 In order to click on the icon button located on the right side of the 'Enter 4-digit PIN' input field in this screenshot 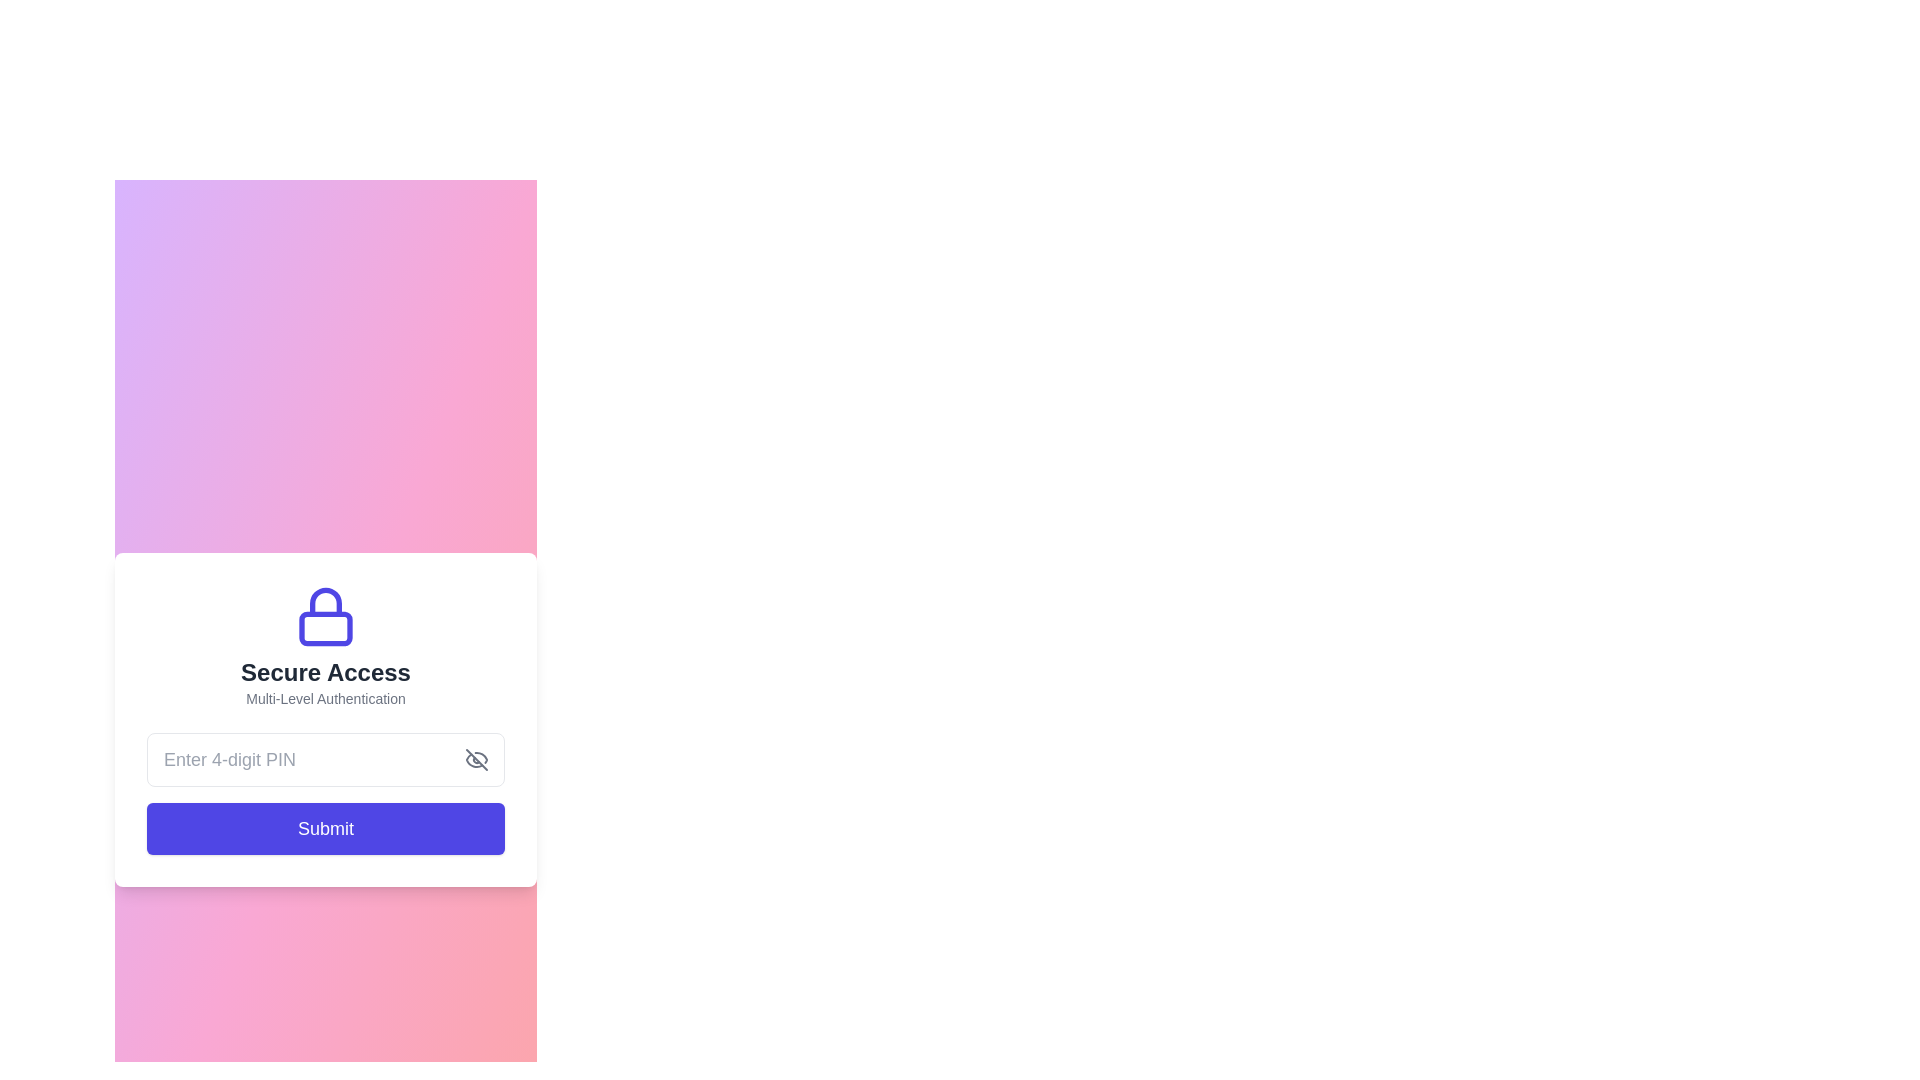, I will do `click(475, 759)`.